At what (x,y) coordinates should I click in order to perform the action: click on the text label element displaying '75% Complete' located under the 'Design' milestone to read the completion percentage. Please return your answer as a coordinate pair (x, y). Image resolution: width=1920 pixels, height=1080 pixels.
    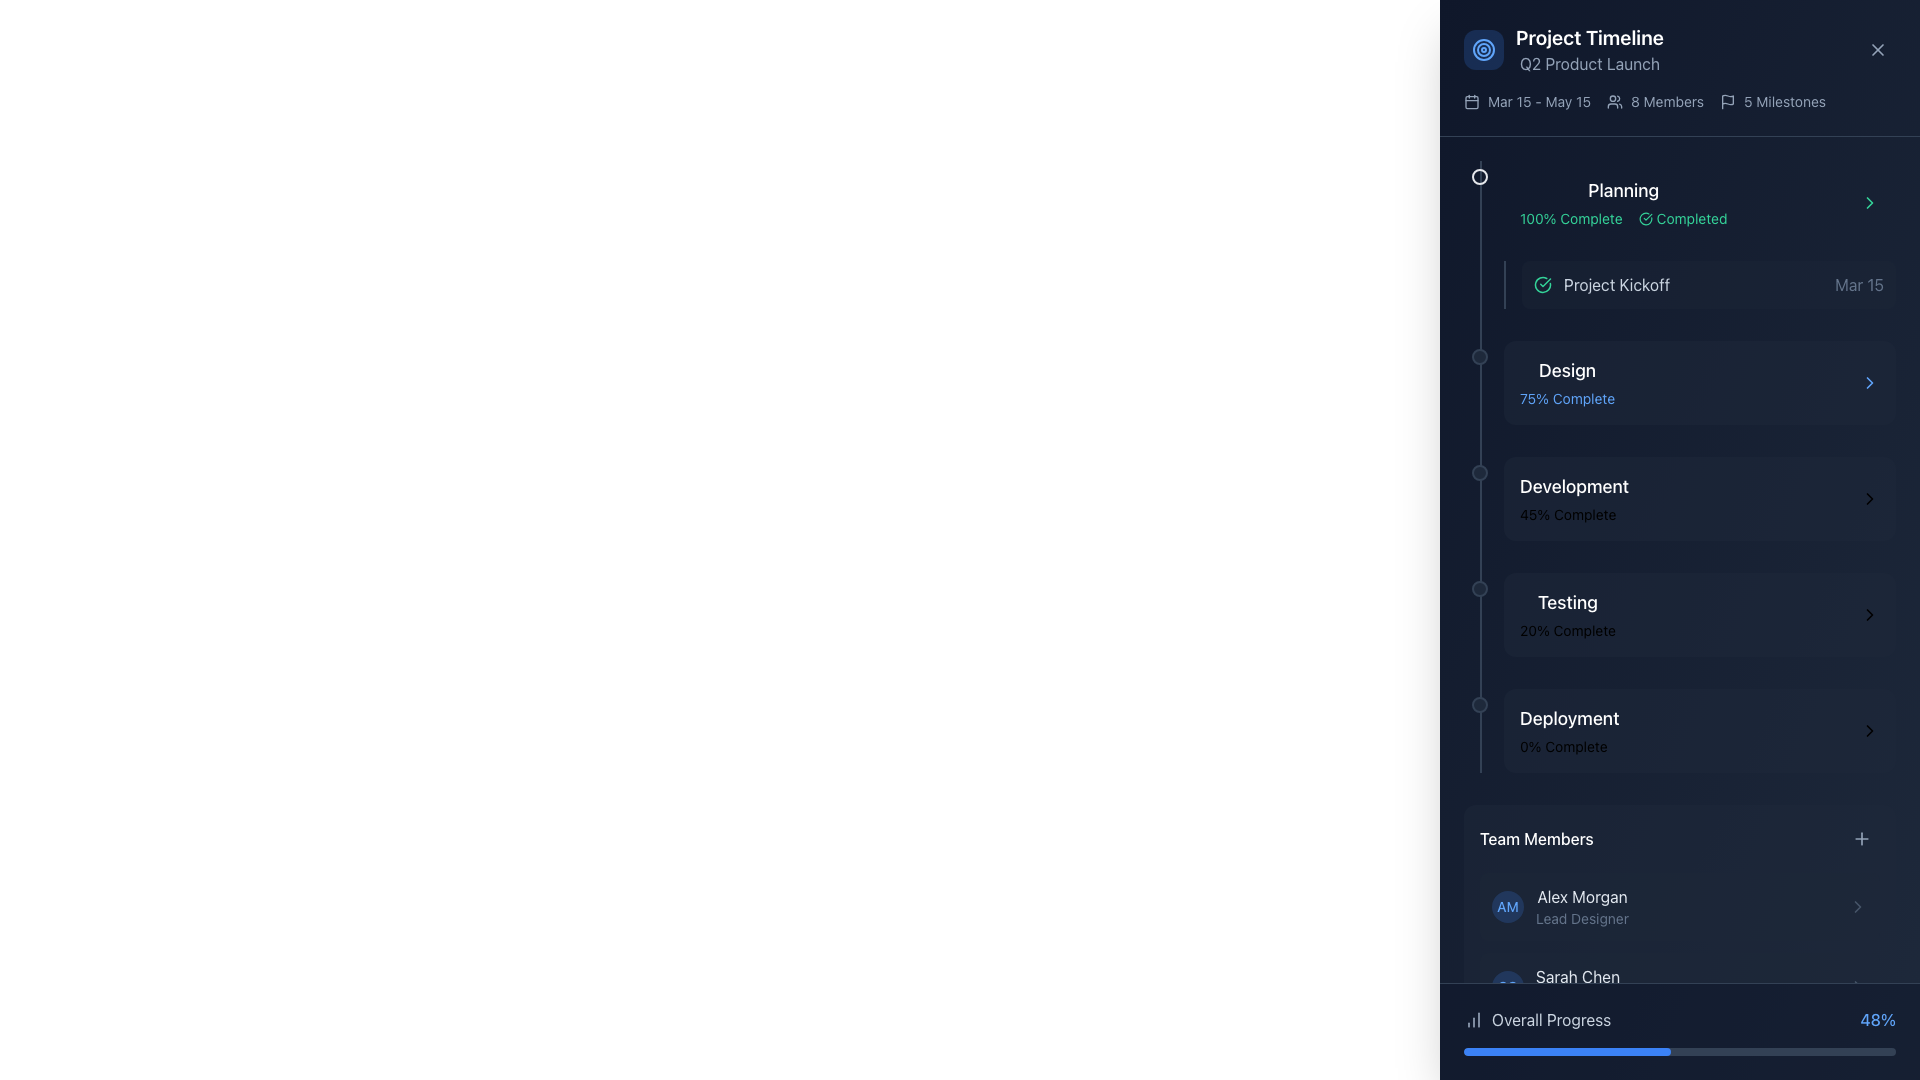
    Looking at the image, I should click on (1566, 398).